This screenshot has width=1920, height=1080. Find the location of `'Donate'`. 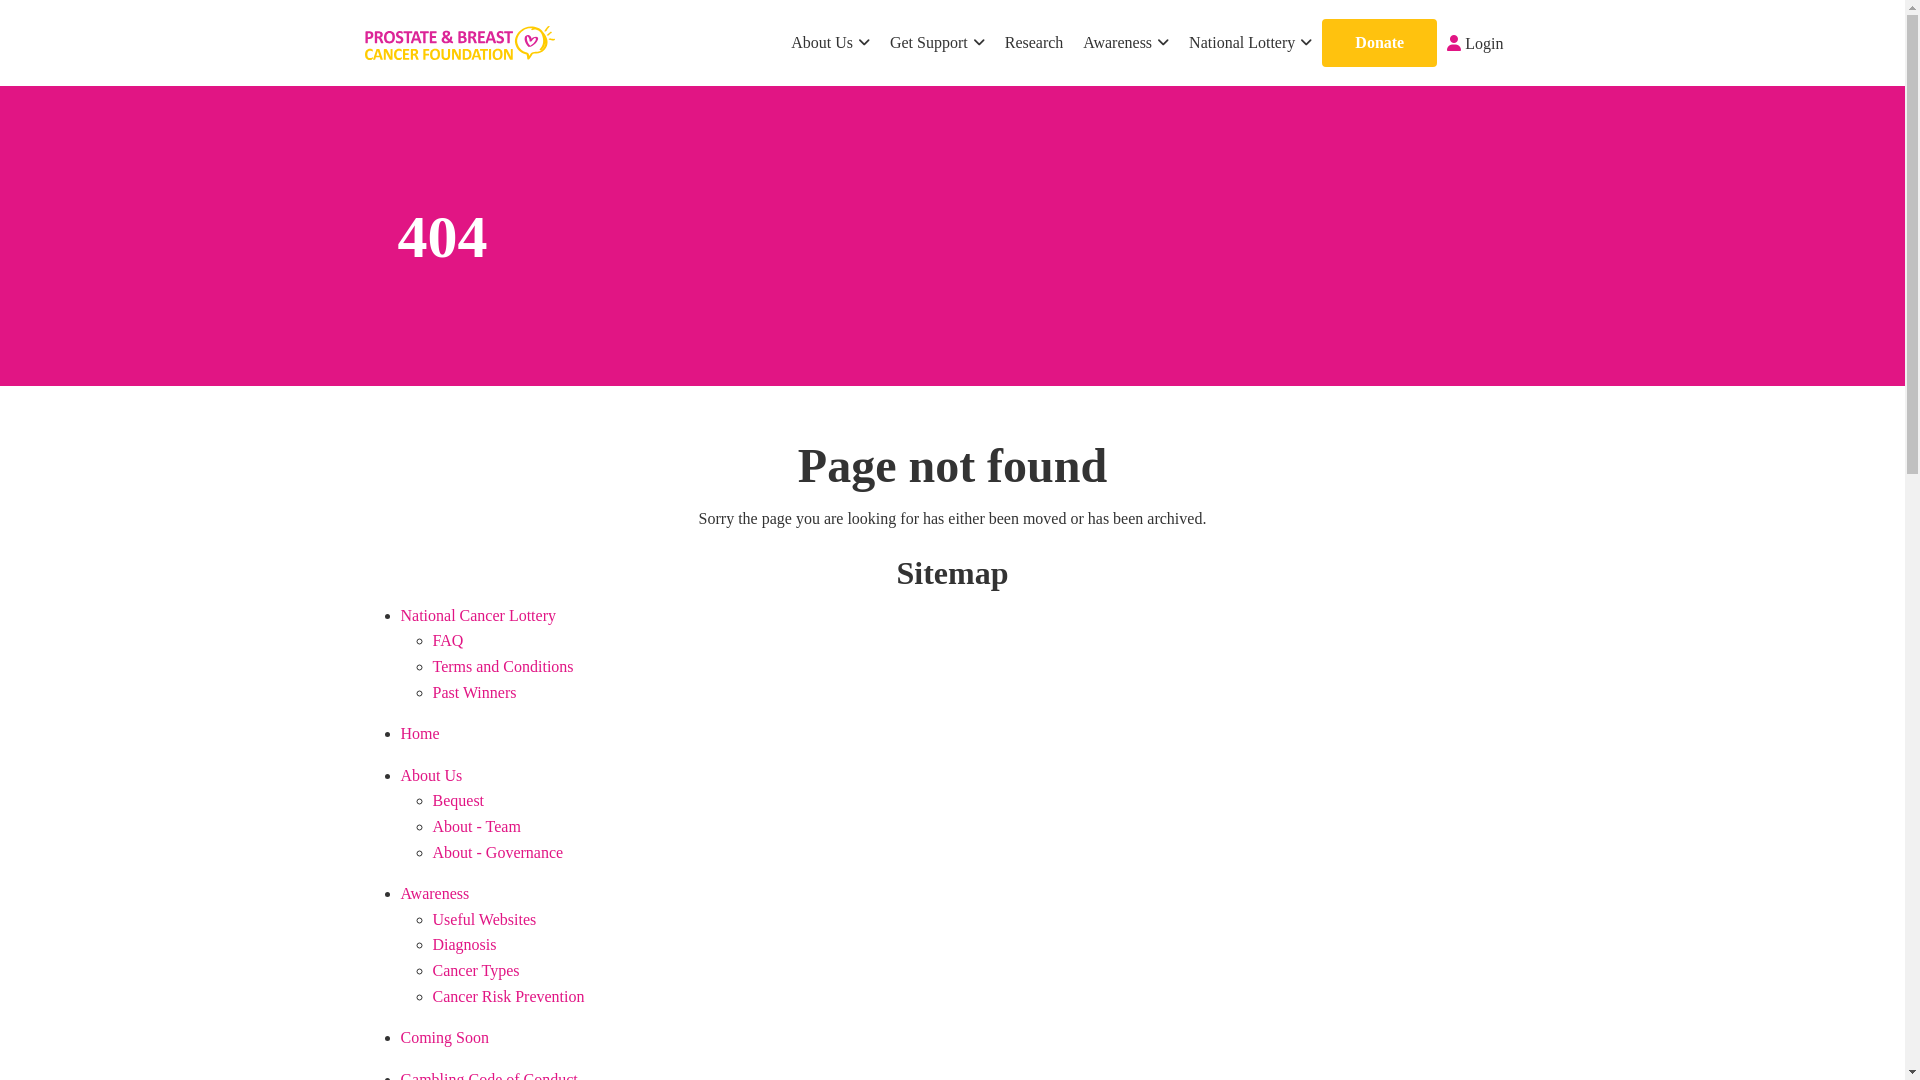

'Donate' is located at coordinates (1378, 42).